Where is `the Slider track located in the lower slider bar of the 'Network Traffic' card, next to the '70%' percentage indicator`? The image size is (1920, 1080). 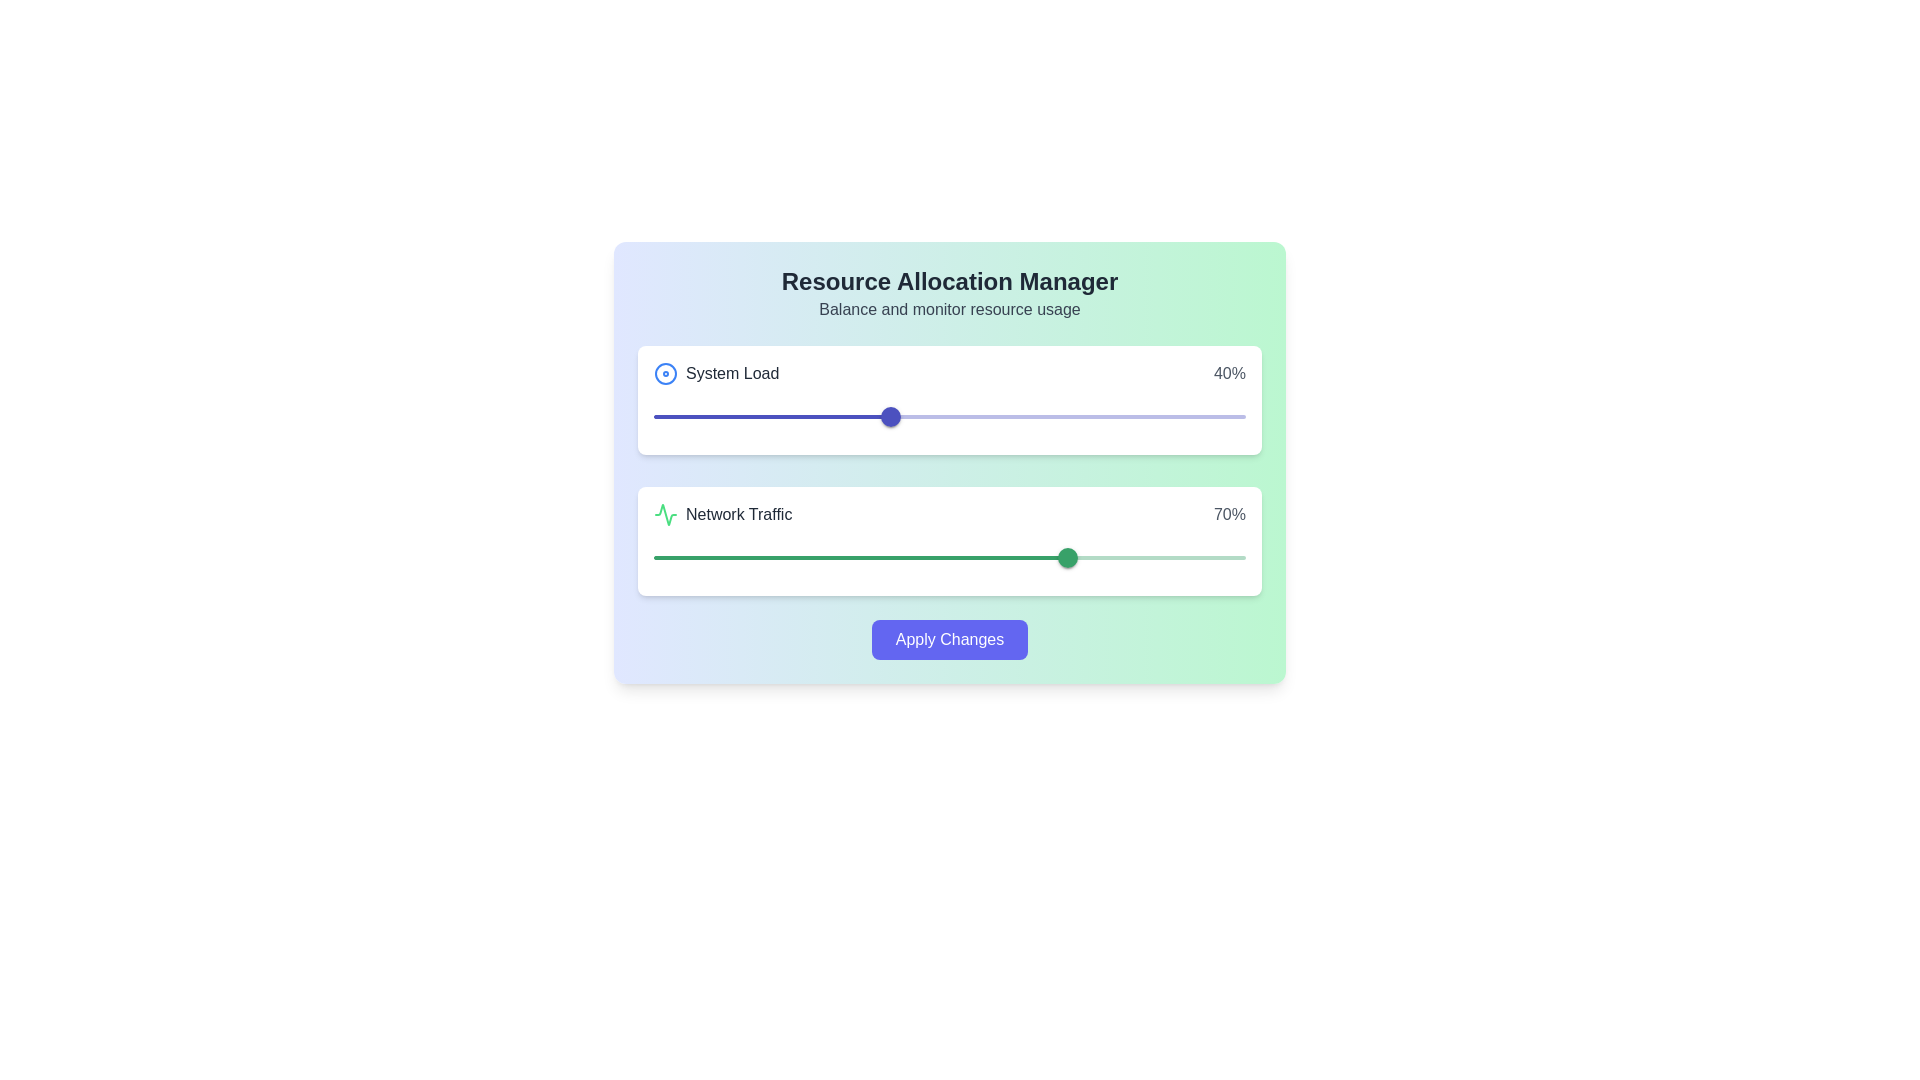 the Slider track located in the lower slider bar of the 'Network Traffic' card, next to the '70%' percentage indicator is located at coordinates (861, 558).